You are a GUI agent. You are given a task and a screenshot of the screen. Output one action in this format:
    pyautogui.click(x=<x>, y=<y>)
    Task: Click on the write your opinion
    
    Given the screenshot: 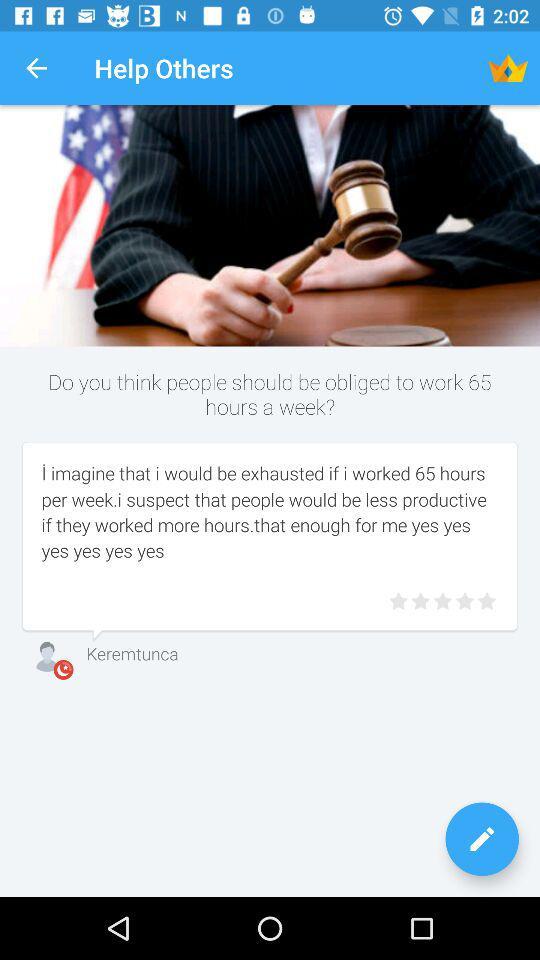 What is the action you would take?
    pyautogui.click(x=481, y=839)
    